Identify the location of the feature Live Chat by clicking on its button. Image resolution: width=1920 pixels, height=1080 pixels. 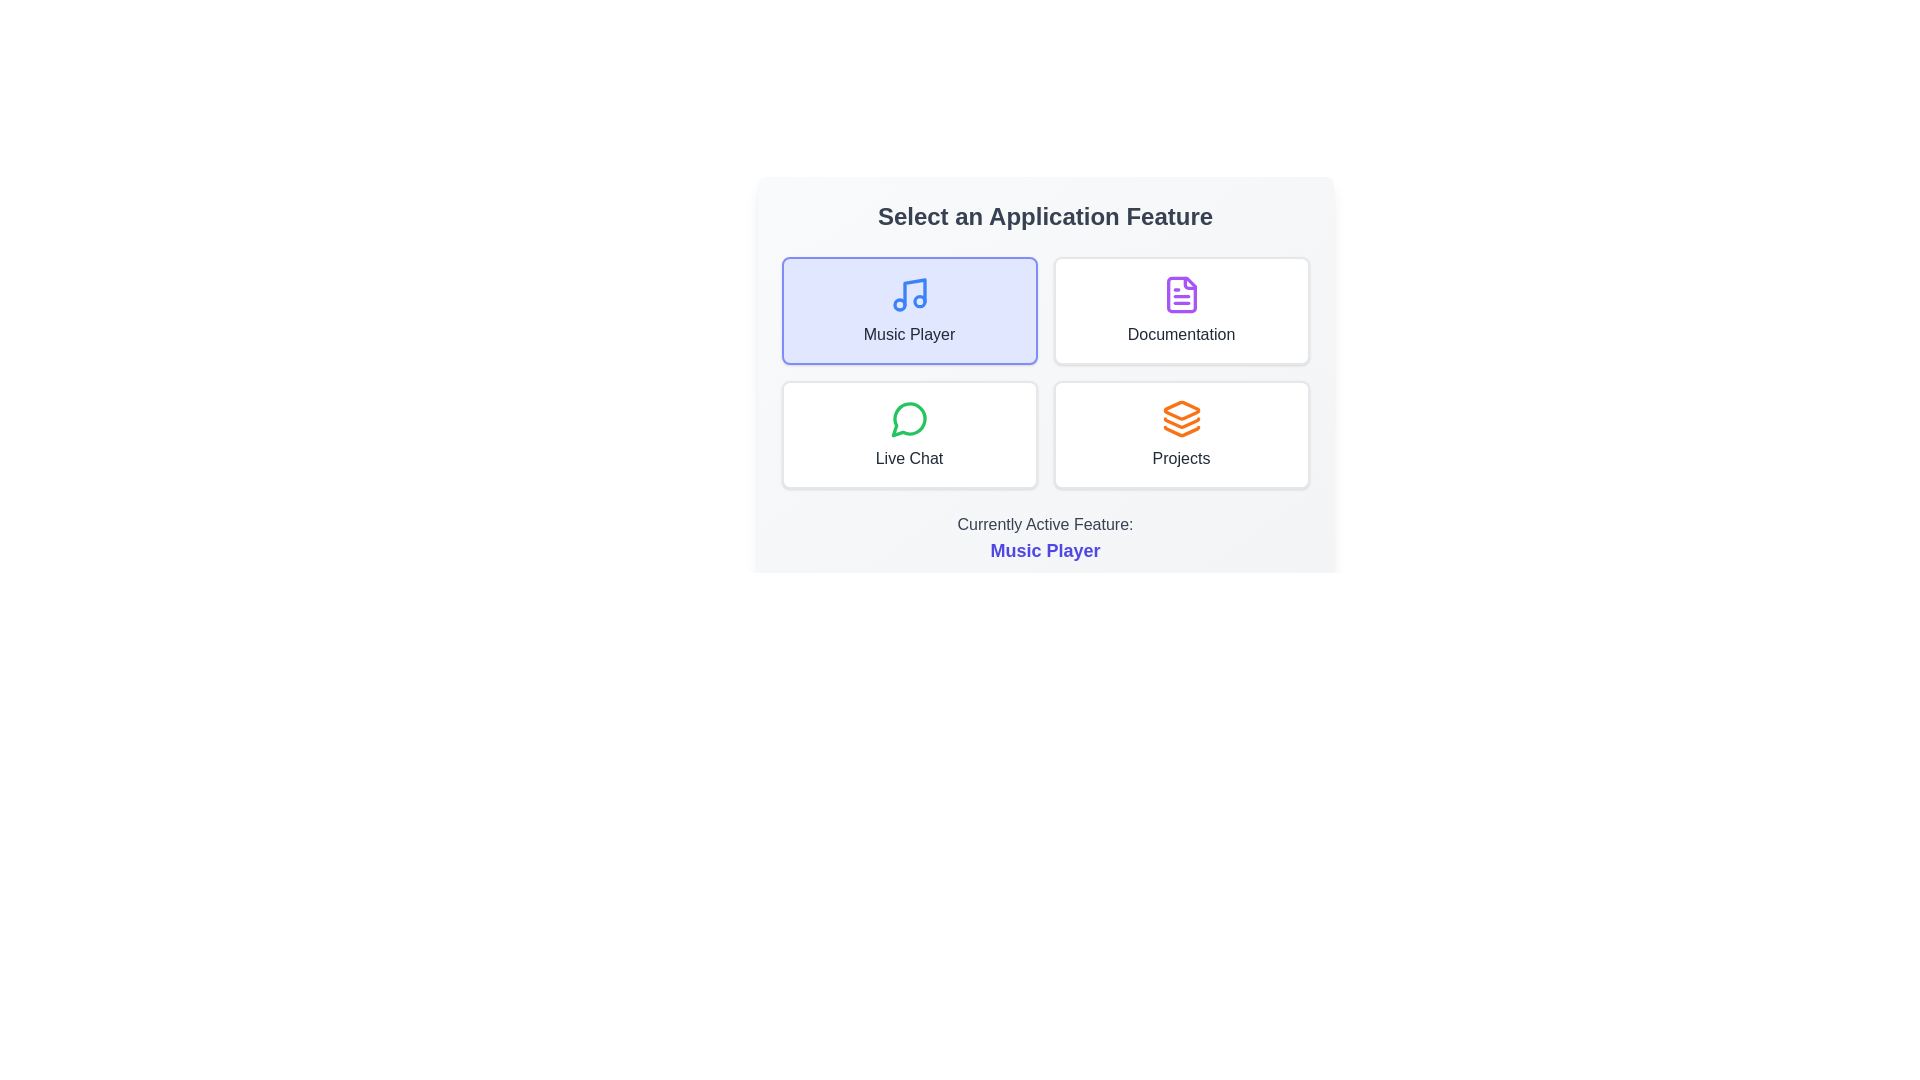
(908, 434).